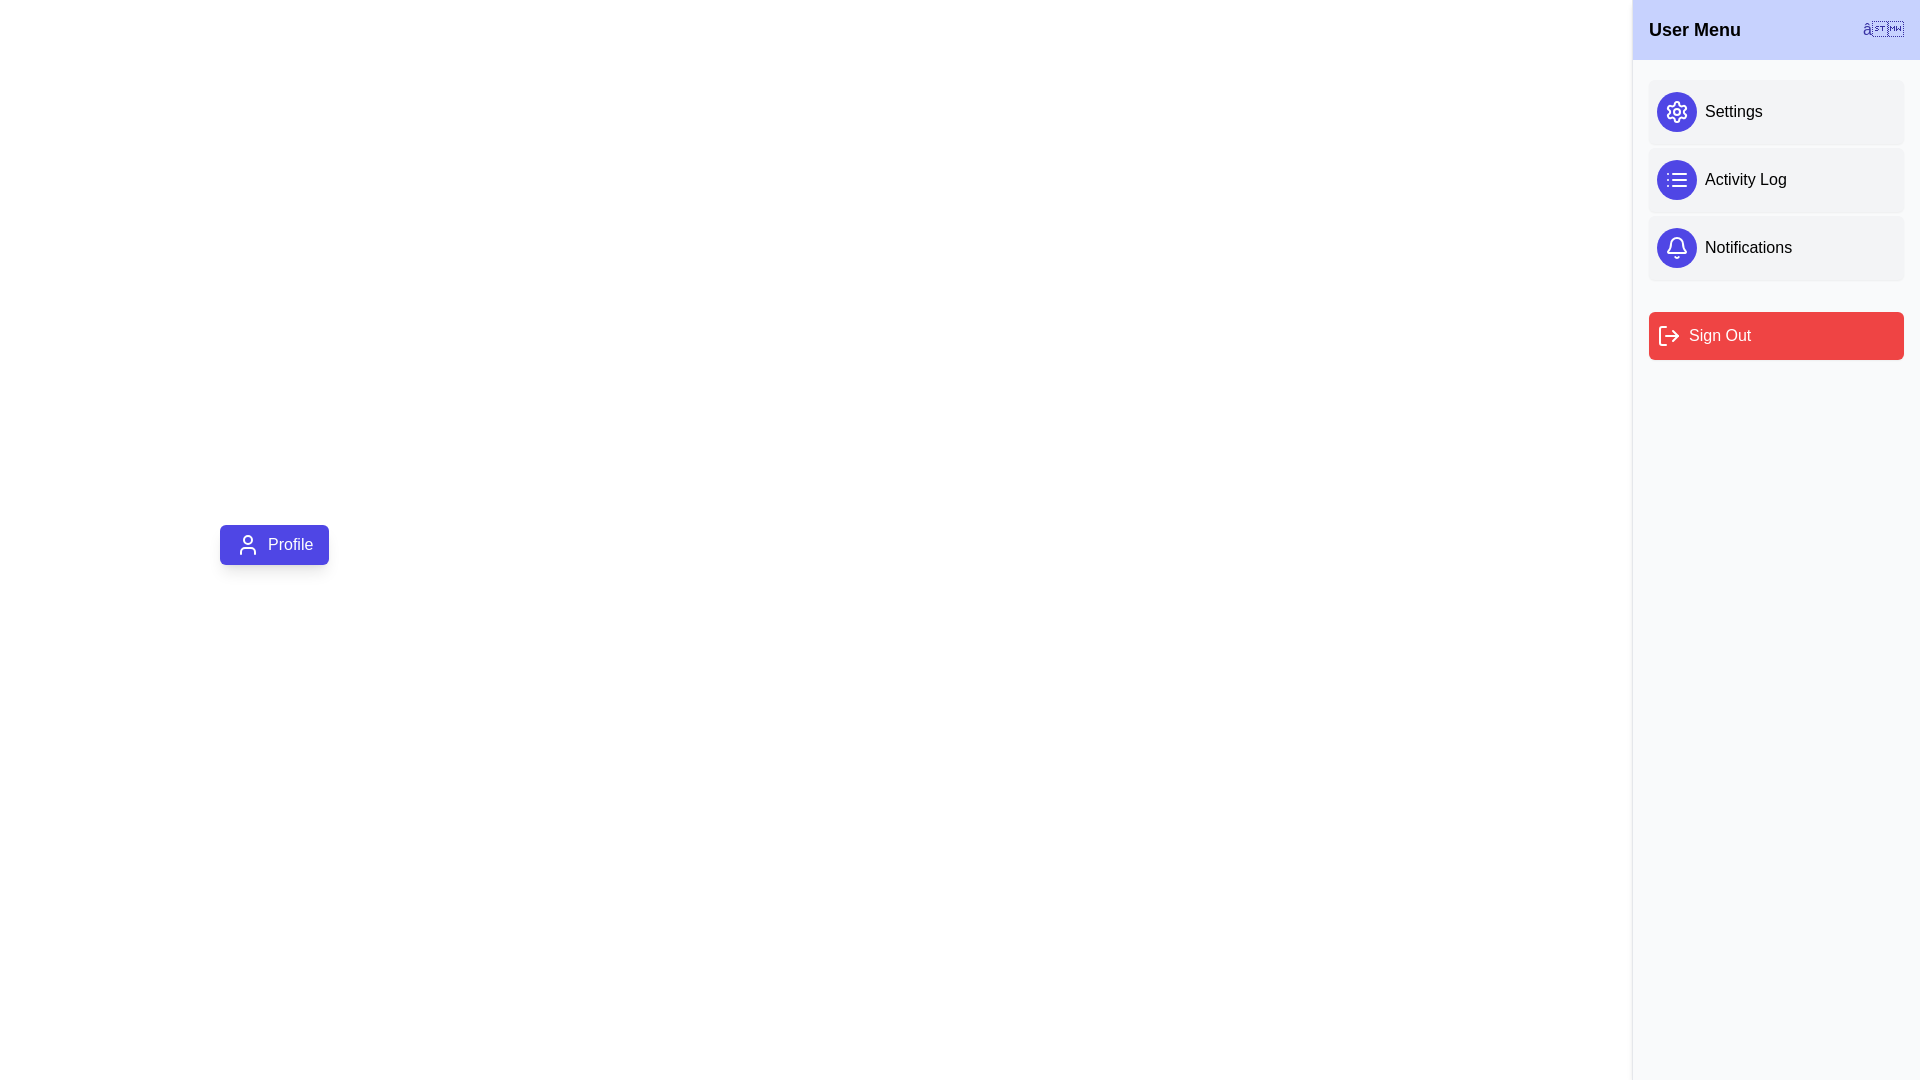 The height and width of the screenshot is (1080, 1920). Describe the element at coordinates (1776, 180) in the screenshot. I see `the option Activity Log from the user menu` at that location.